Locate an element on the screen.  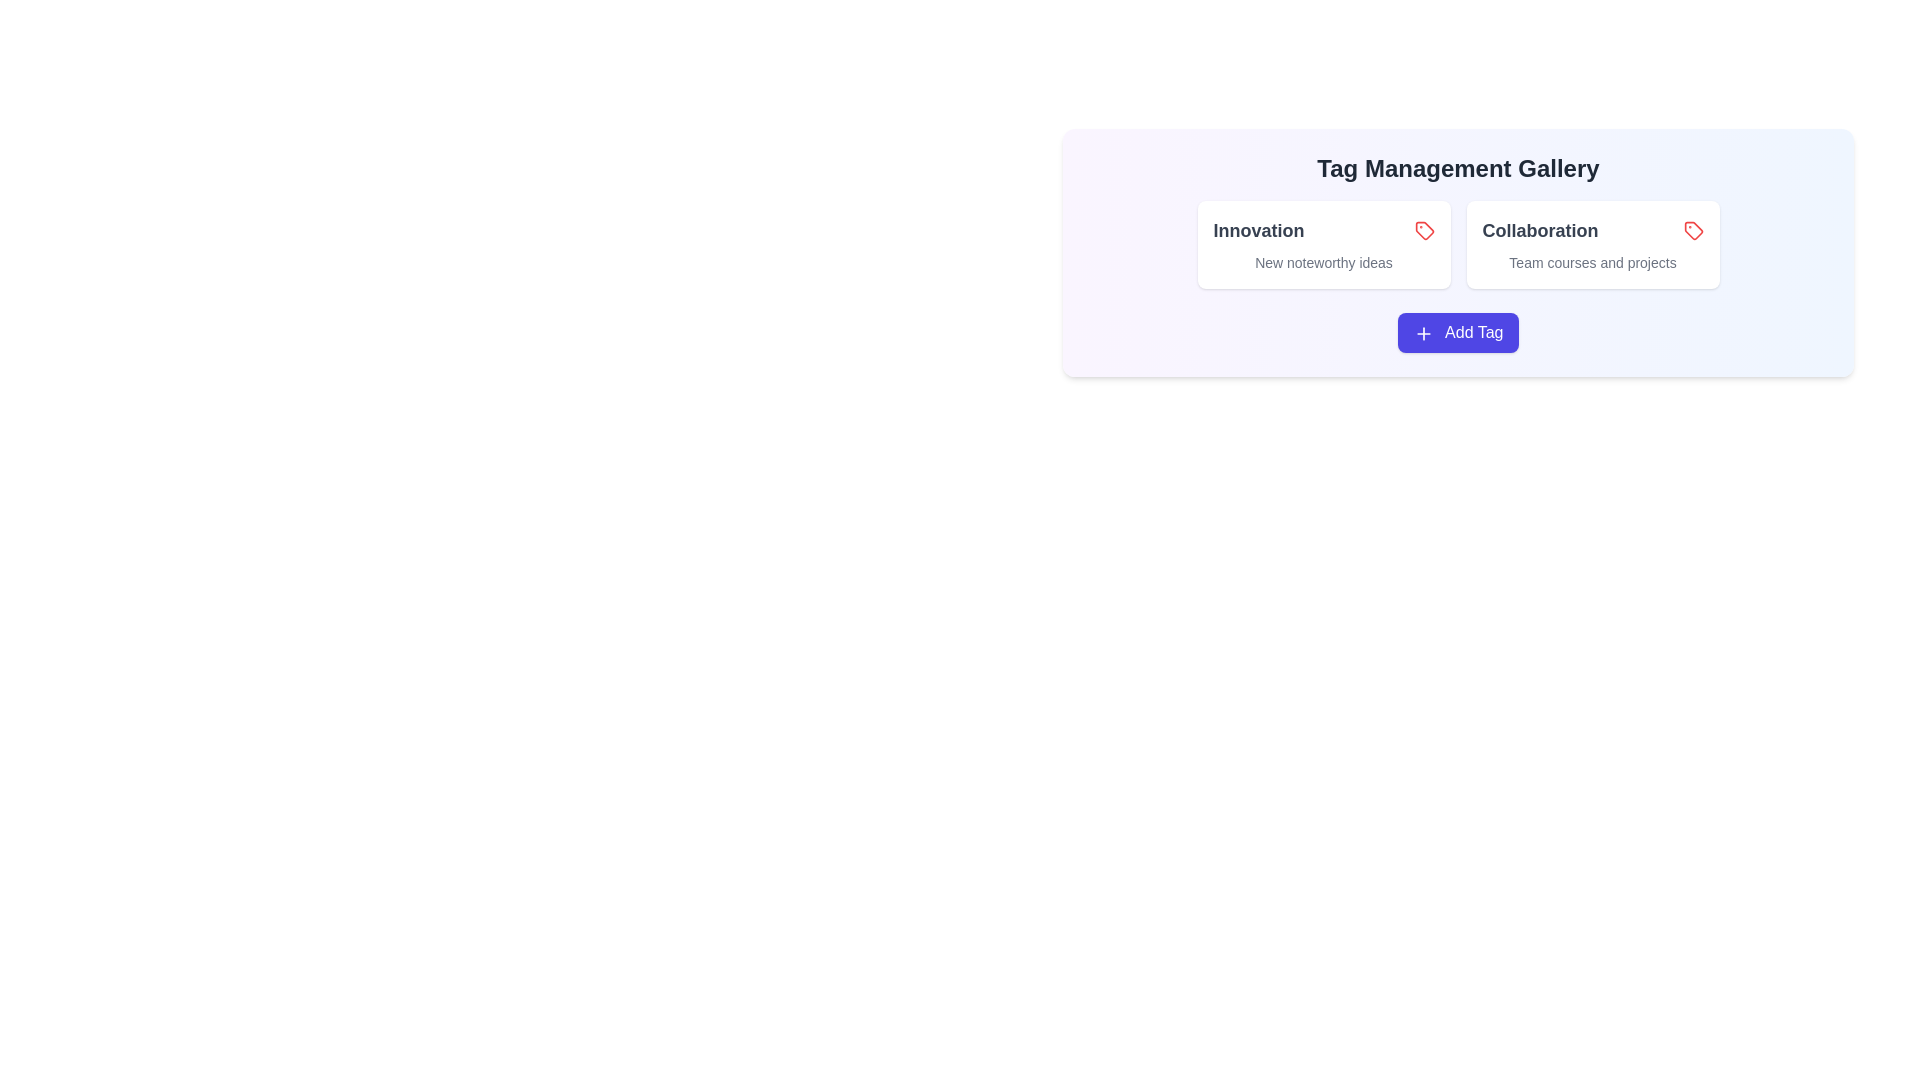
the first card component in the grid with a title 'Innovation', which has a white background, rounded corners, and a small red tag icon on the right is located at coordinates (1324, 244).